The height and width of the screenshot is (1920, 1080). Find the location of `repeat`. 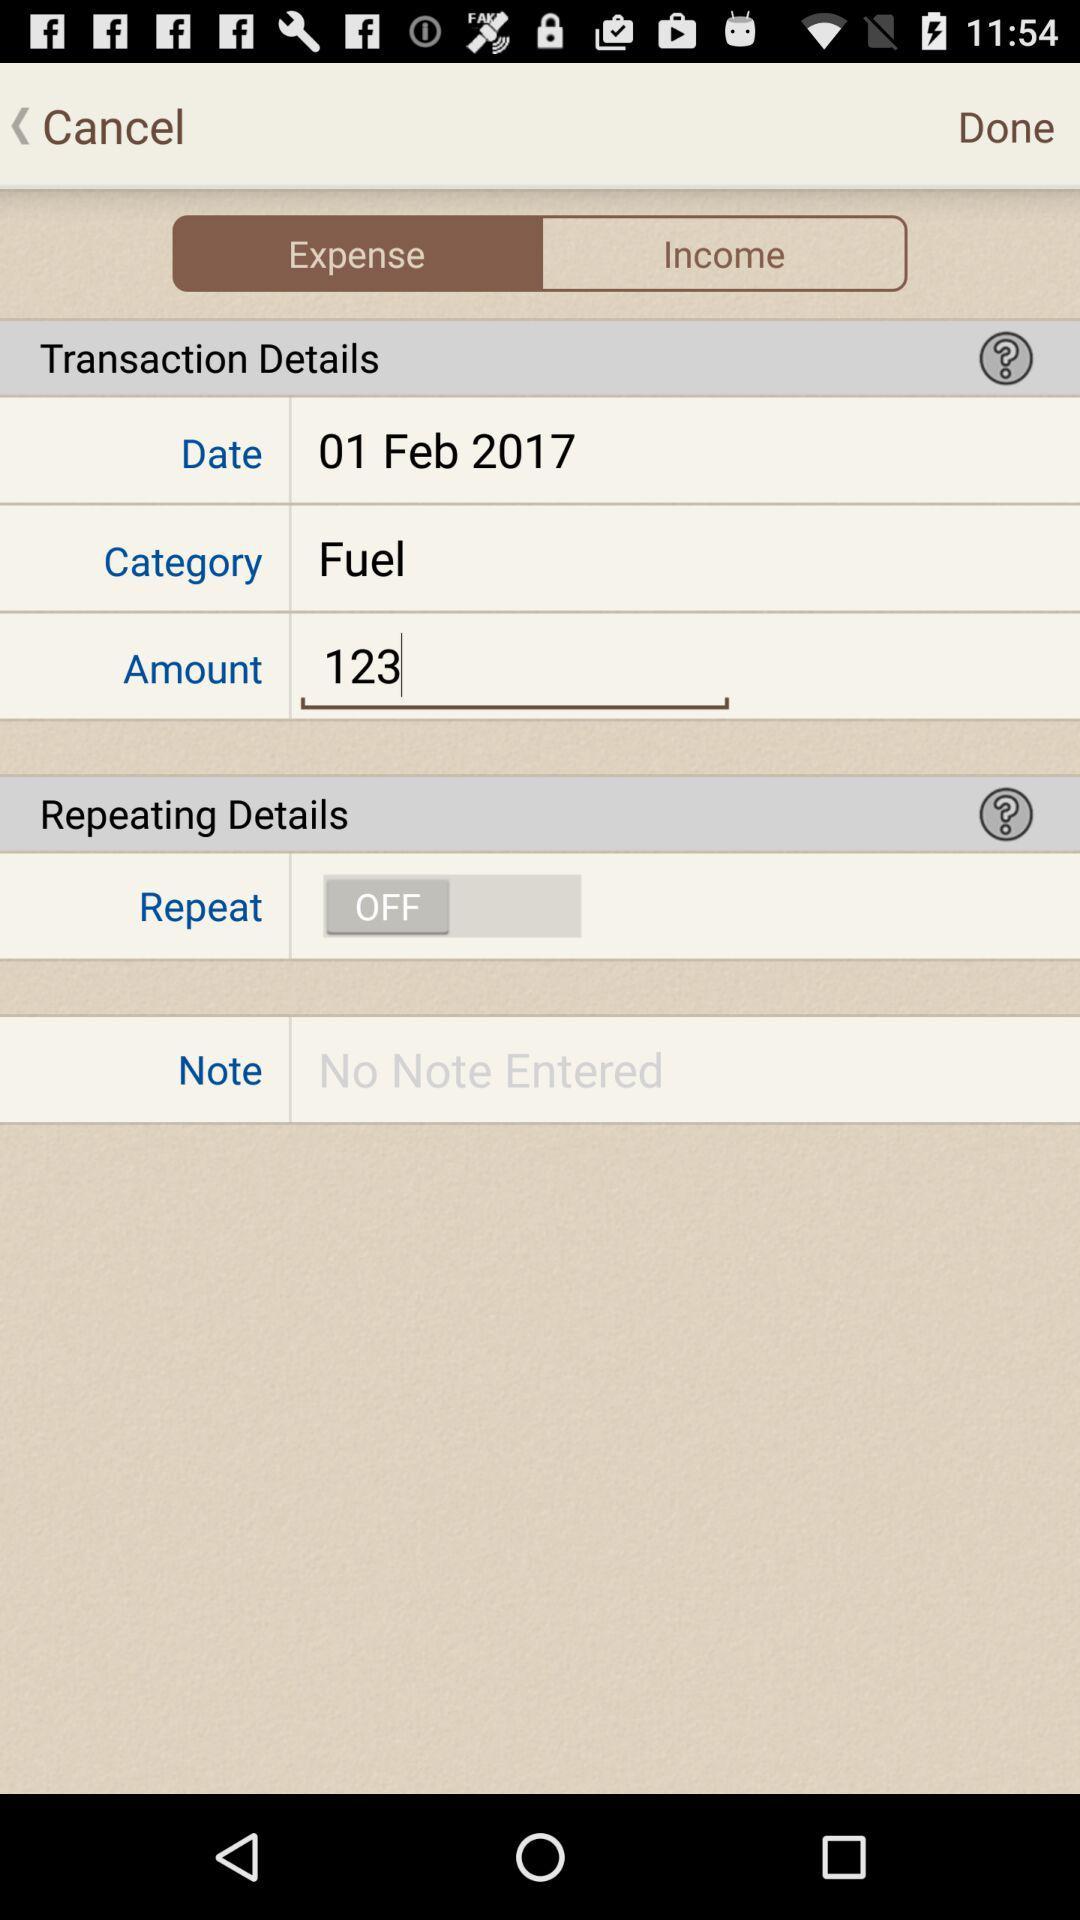

repeat is located at coordinates (452, 905).